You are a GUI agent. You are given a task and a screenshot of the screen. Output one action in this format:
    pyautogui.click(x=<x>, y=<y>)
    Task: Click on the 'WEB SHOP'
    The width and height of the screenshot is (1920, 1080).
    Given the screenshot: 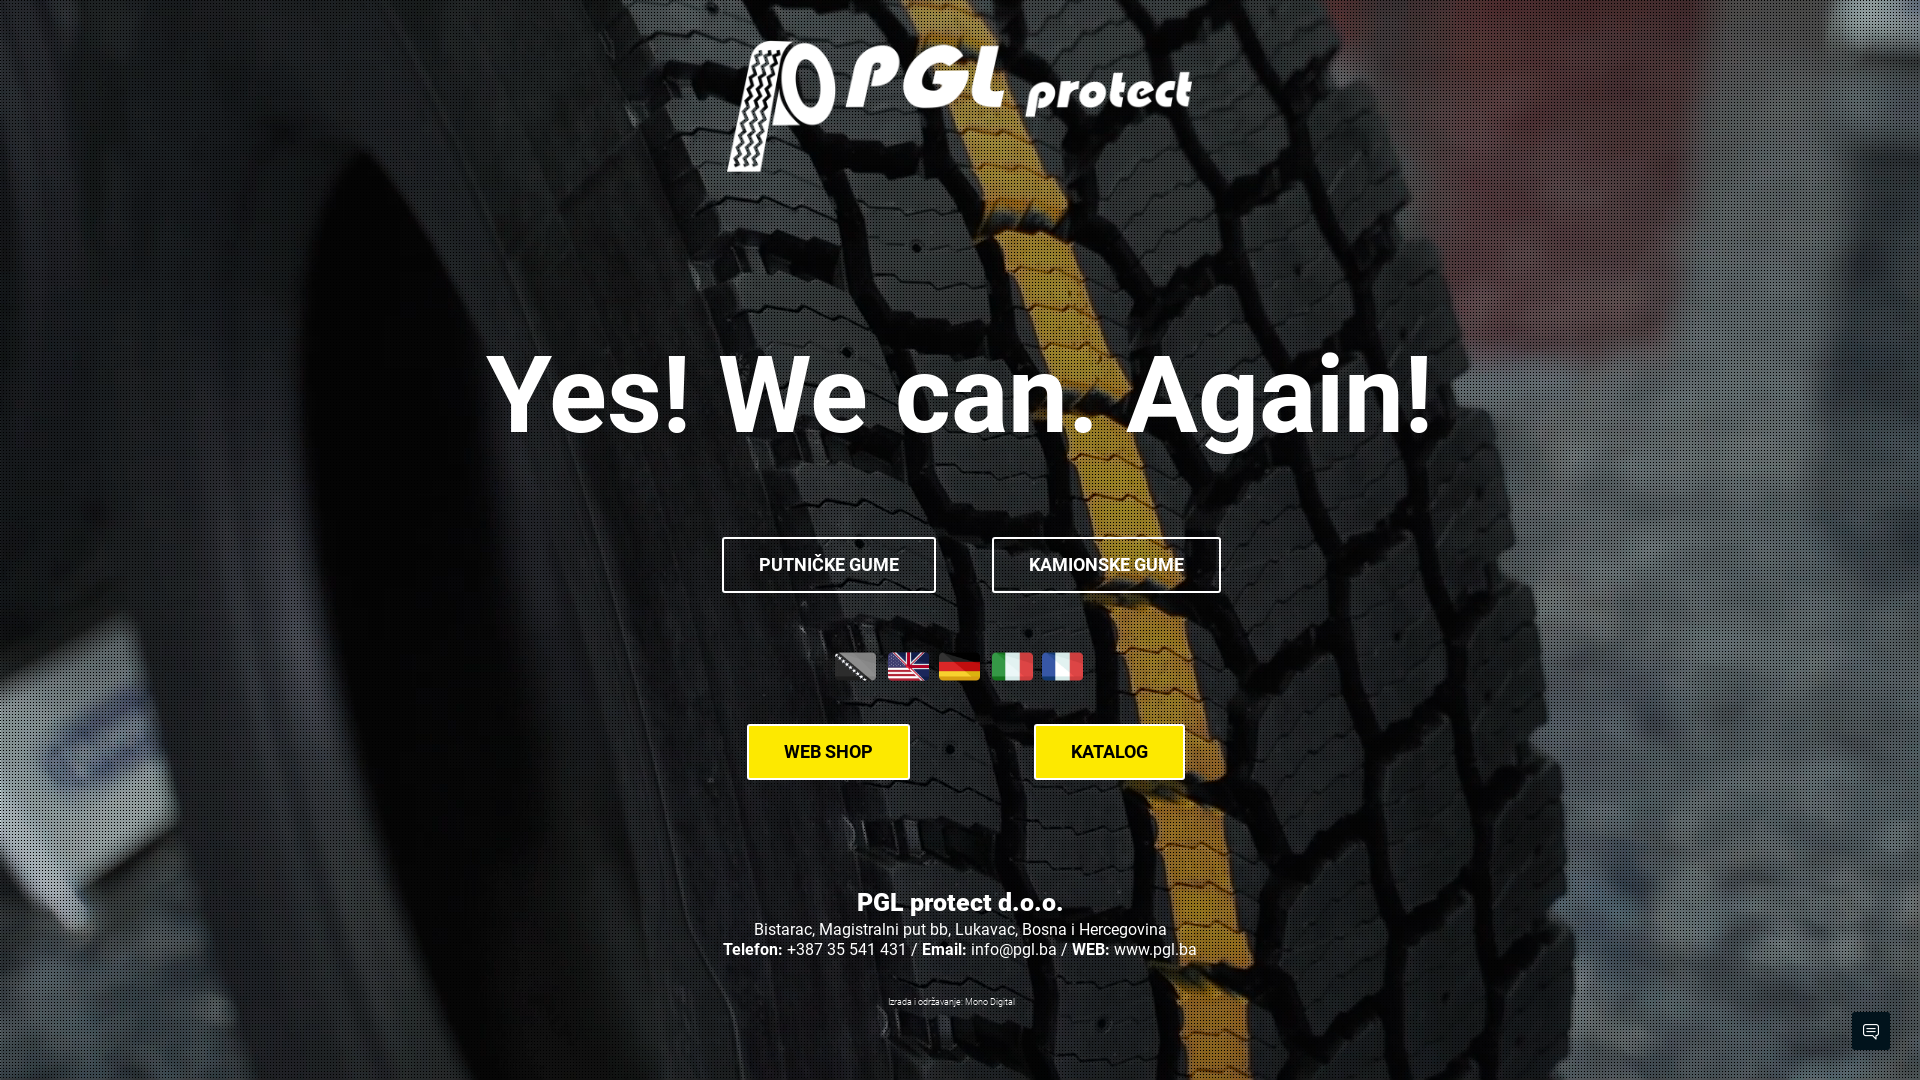 What is the action you would take?
    pyautogui.click(x=828, y=752)
    